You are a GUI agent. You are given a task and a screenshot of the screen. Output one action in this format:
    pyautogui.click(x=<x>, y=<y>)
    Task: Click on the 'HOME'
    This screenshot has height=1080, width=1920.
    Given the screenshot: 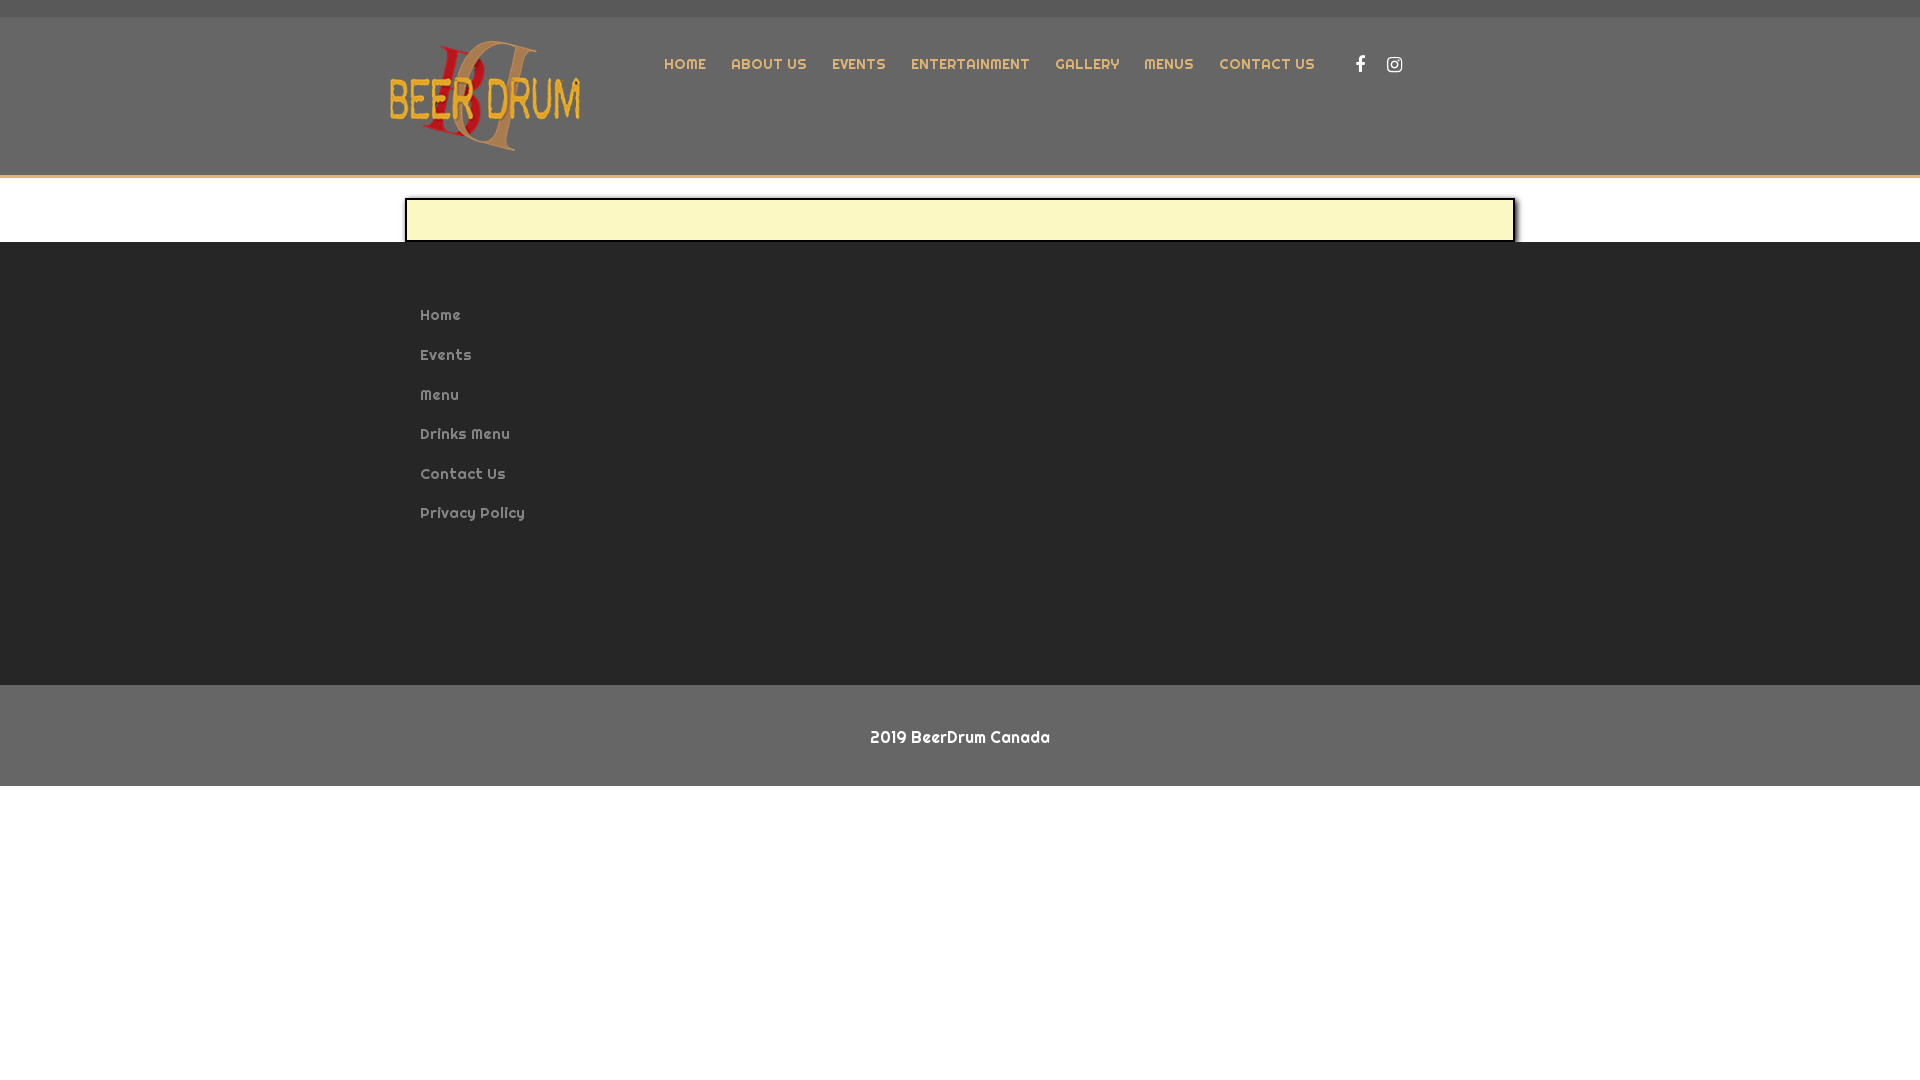 What is the action you would take?
    pyautogui.click(x=653, y=63)
    